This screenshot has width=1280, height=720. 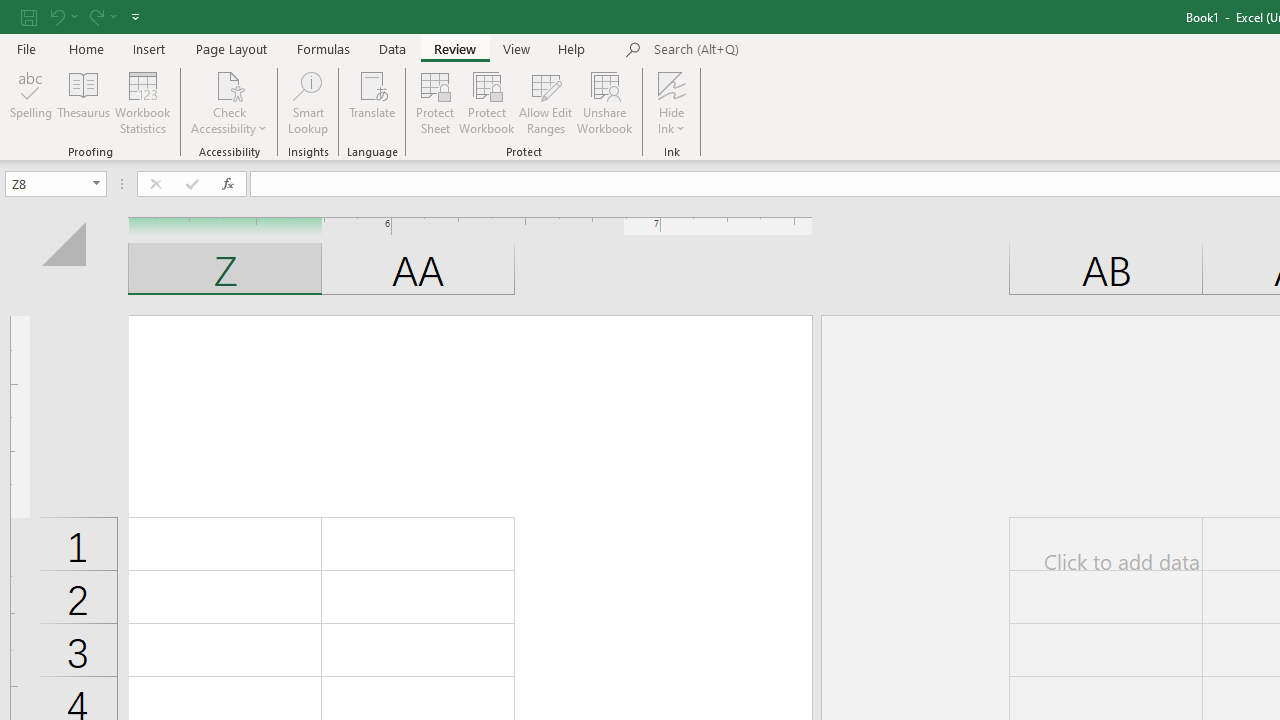 What do you see at coordinates (487, 103) in the screenshot?
I see `'Protect Workbook...'` at bounding box center [487, 103].